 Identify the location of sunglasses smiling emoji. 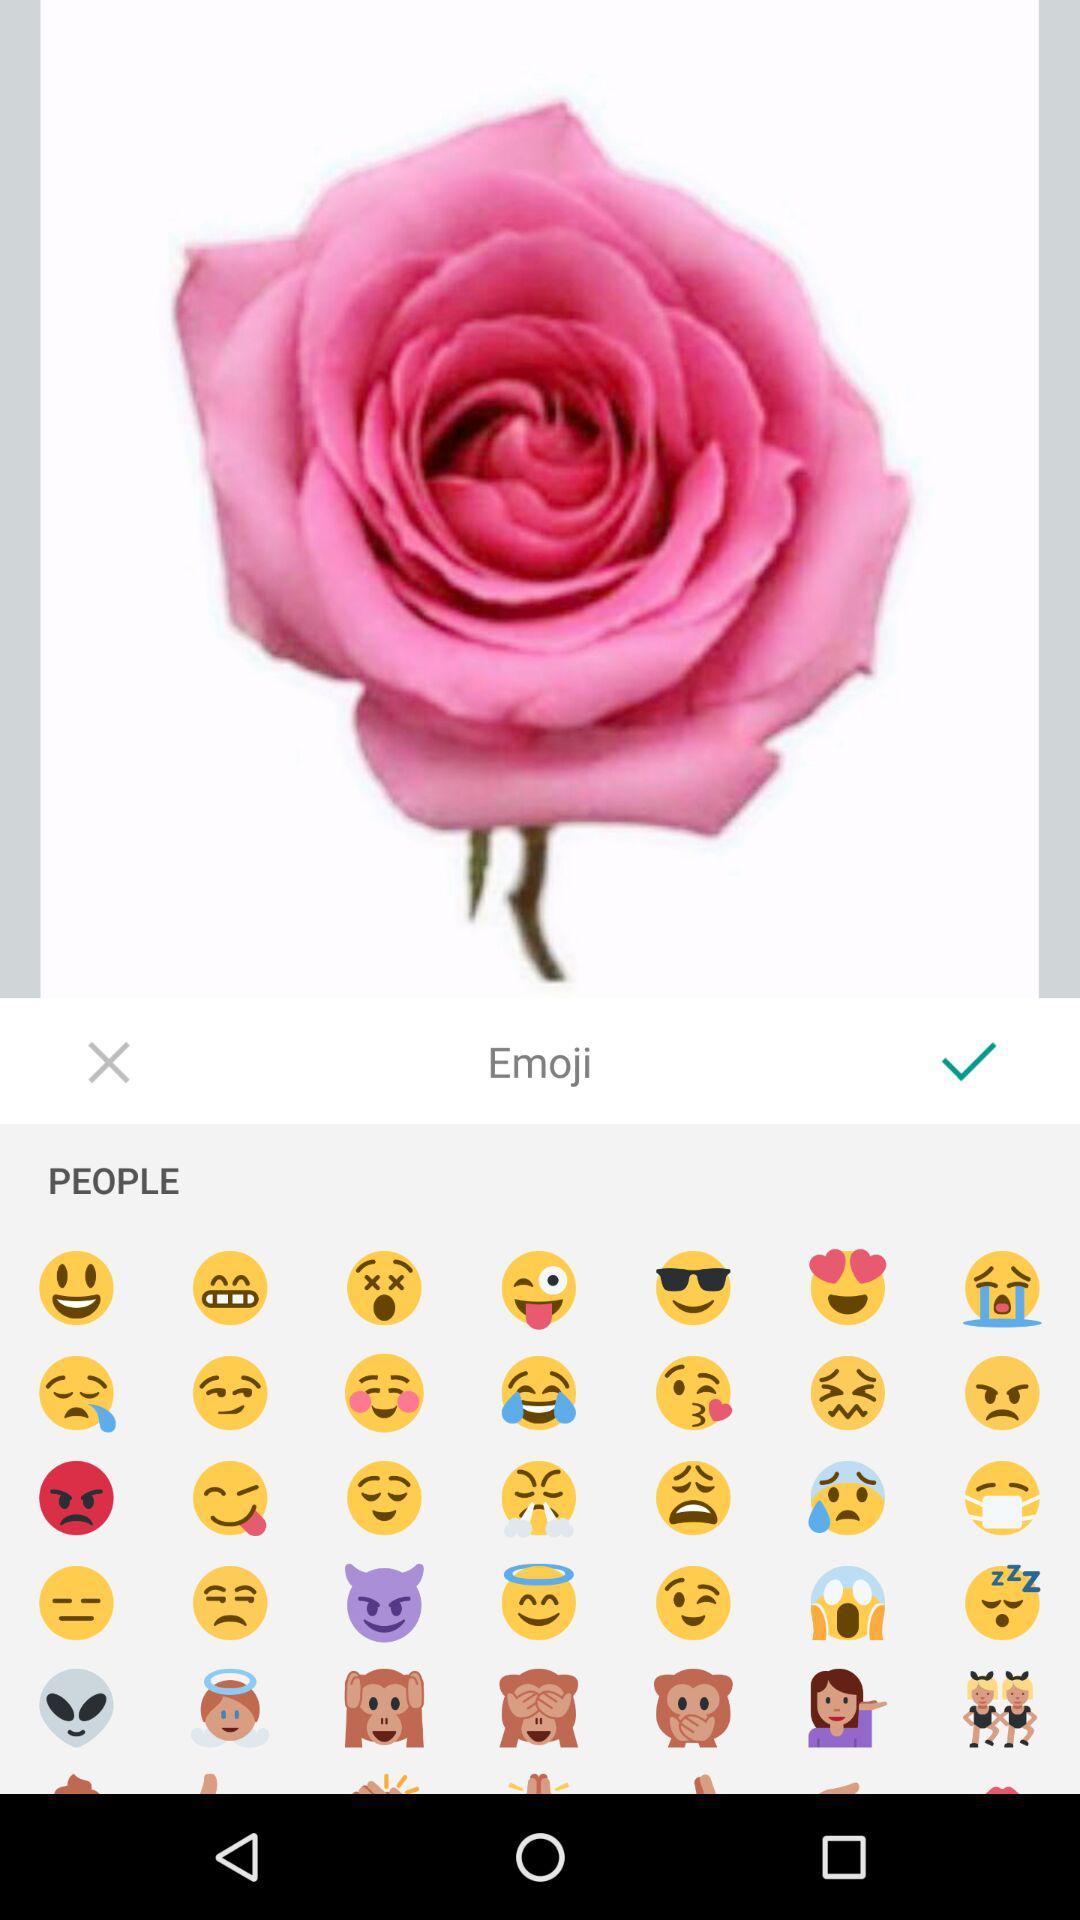
(692, 1288).